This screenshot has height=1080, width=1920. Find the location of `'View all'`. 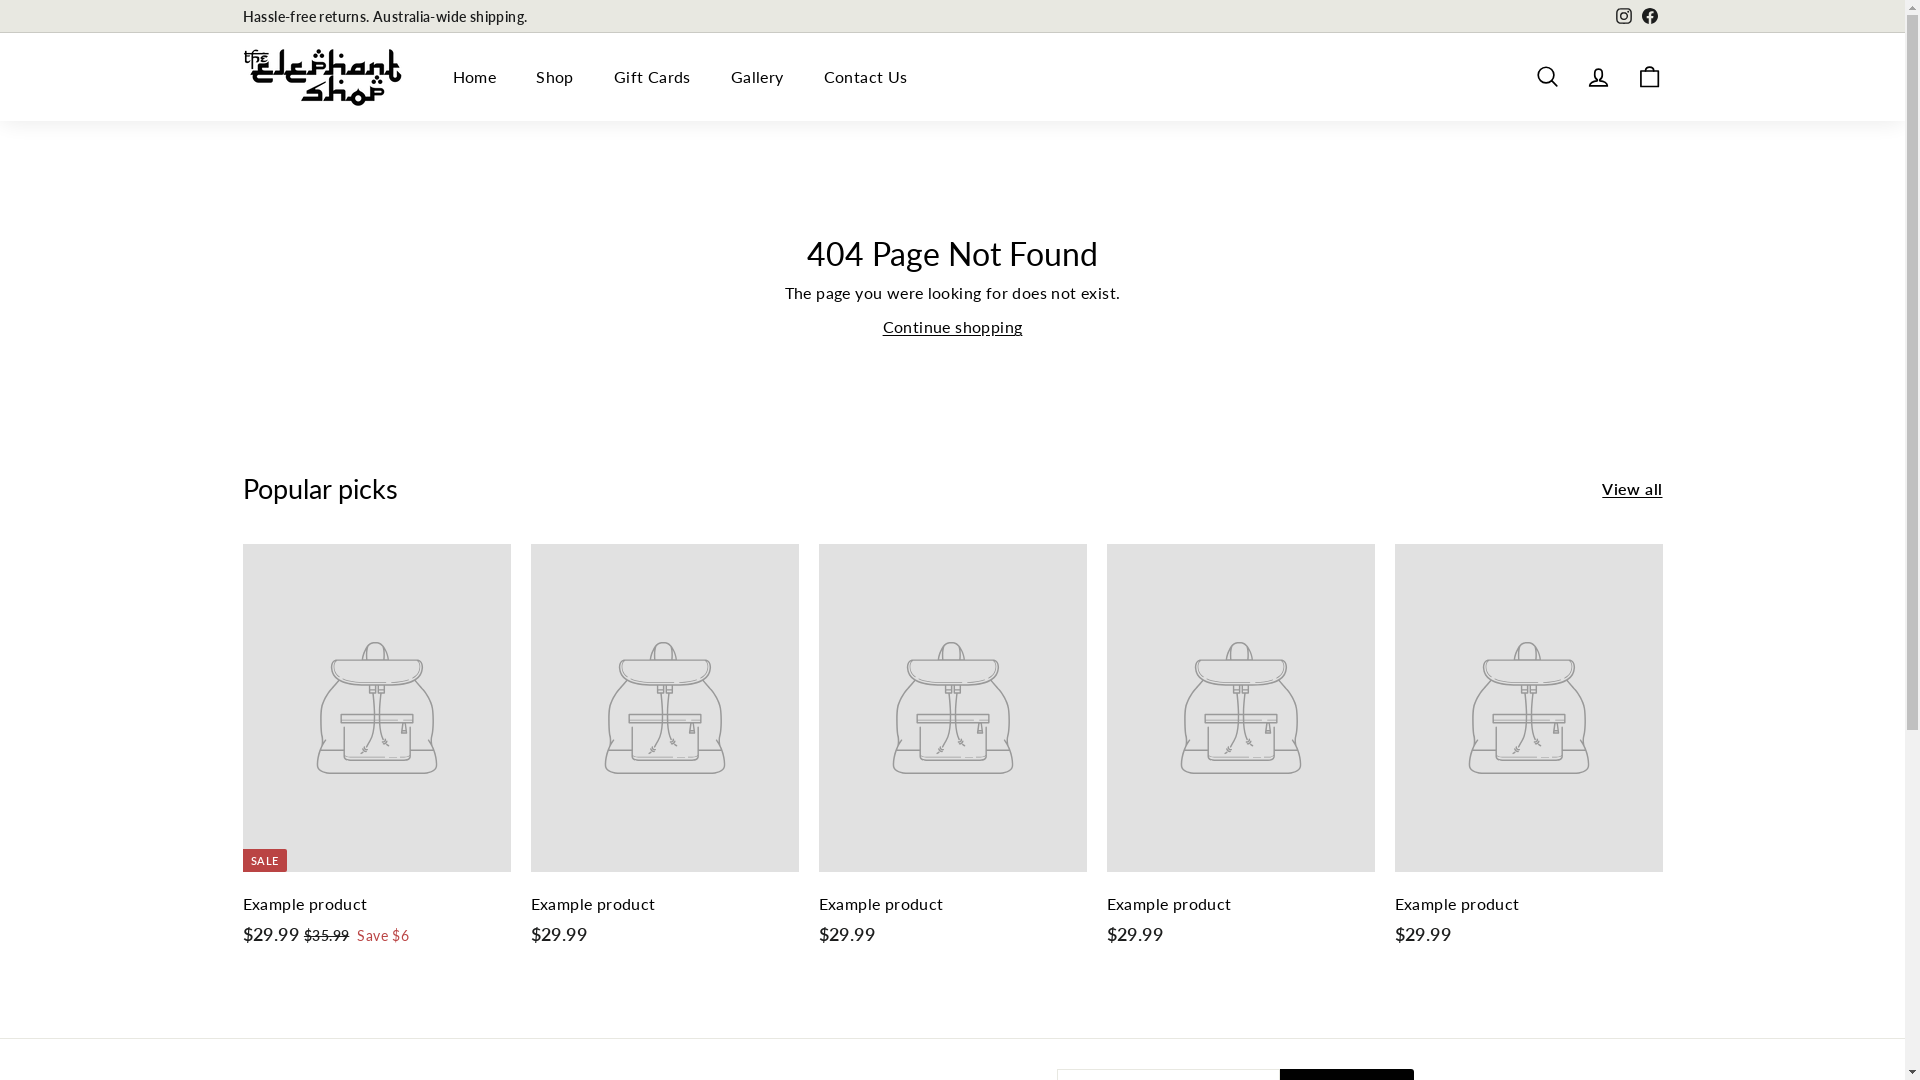

'View all' is located at coordinates (1632, 489).